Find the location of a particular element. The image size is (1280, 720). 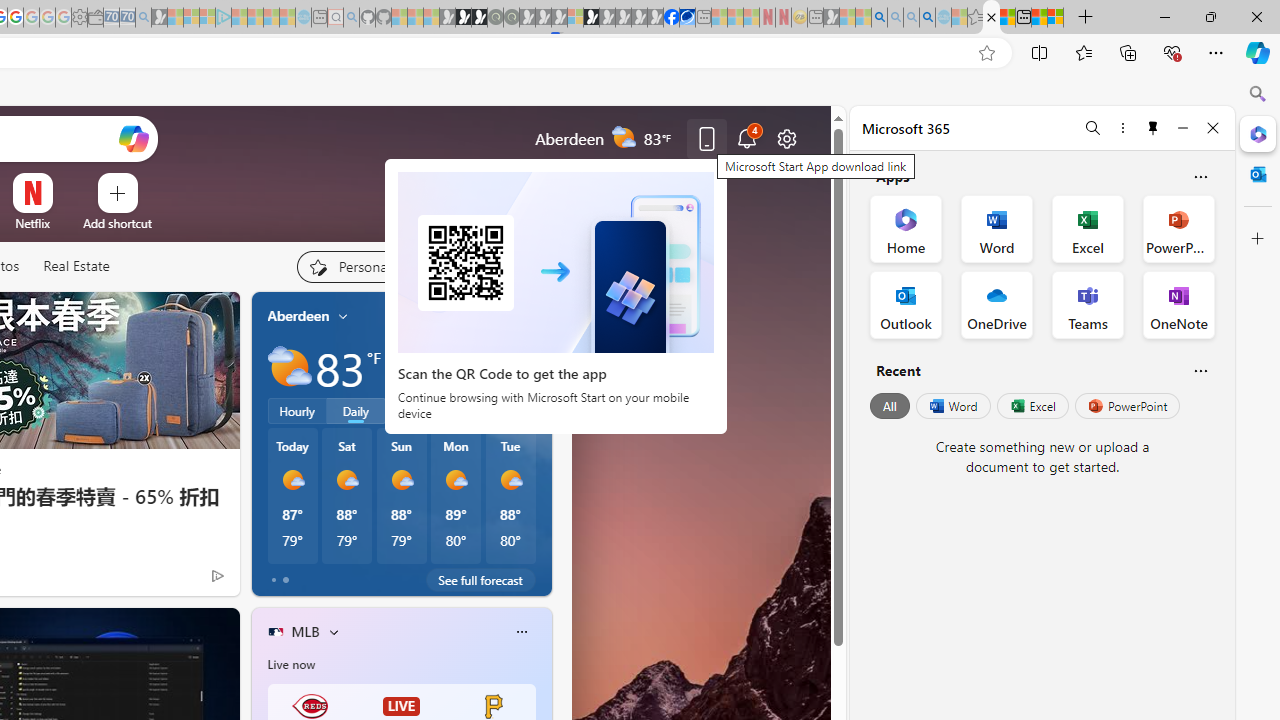

'MLB' is located at coordinates (304, 631).